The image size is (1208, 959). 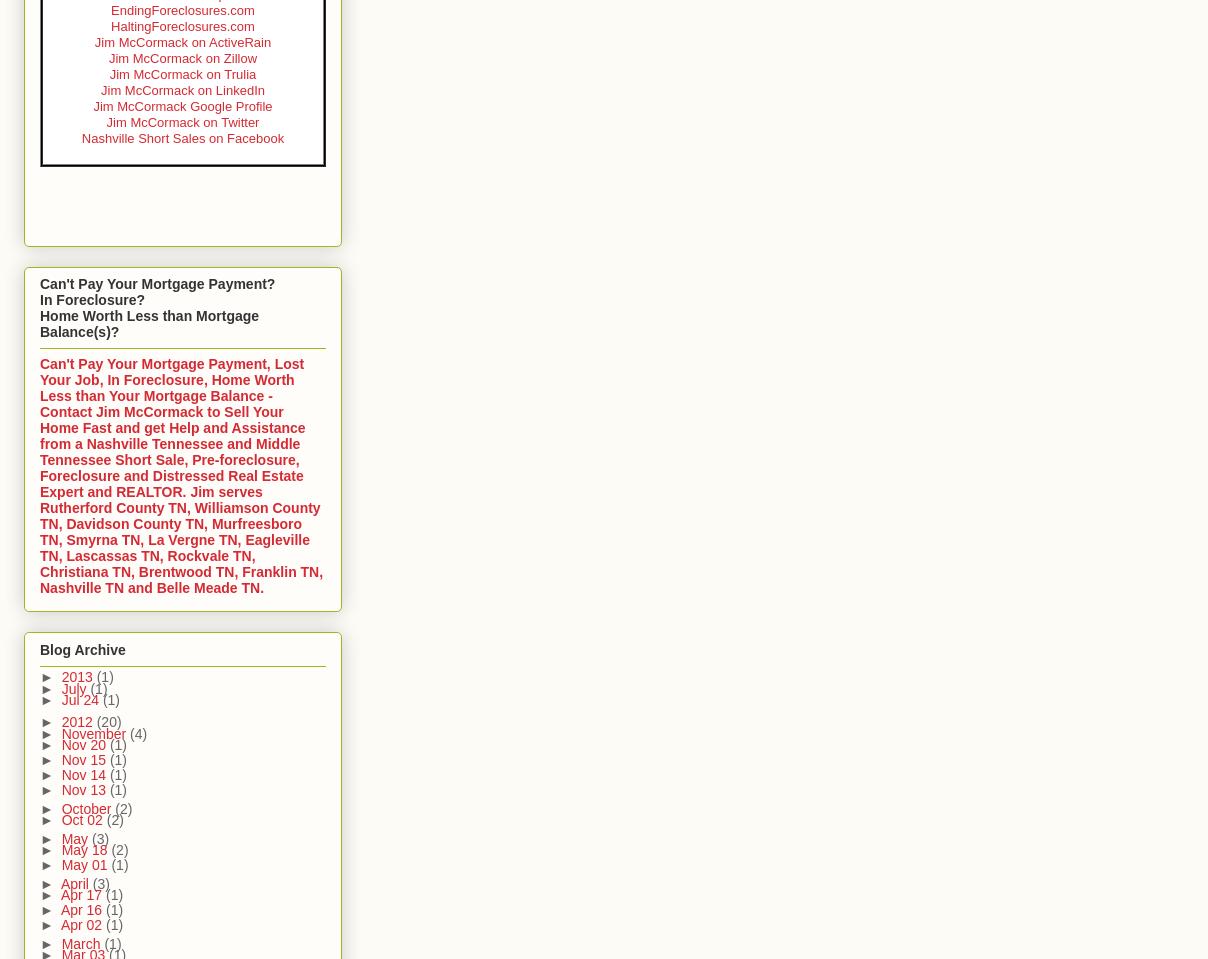 I want to click on '2012', so click(x=60, y=721).